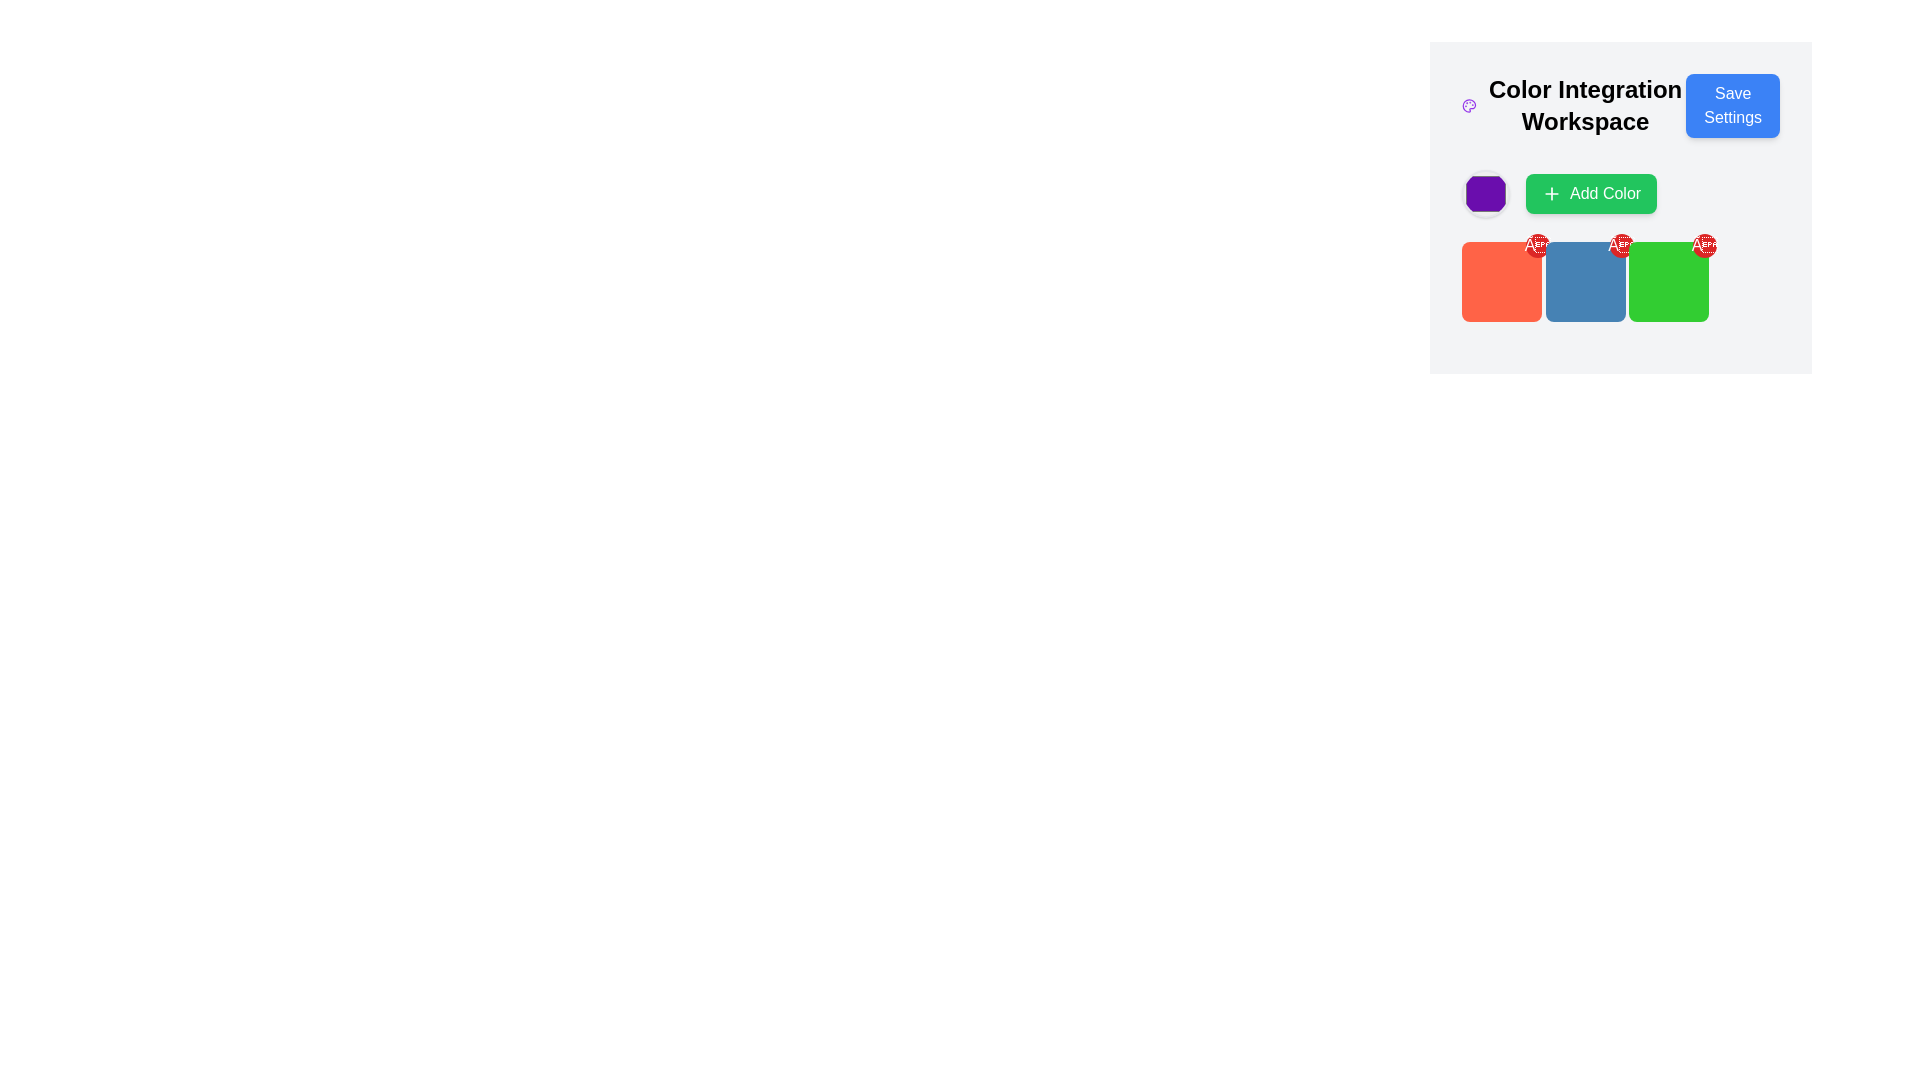  I want to click on the small plus sign icon on the green background, which is located within the 'Add Color' button to the left of the text, so click(1550, 193).